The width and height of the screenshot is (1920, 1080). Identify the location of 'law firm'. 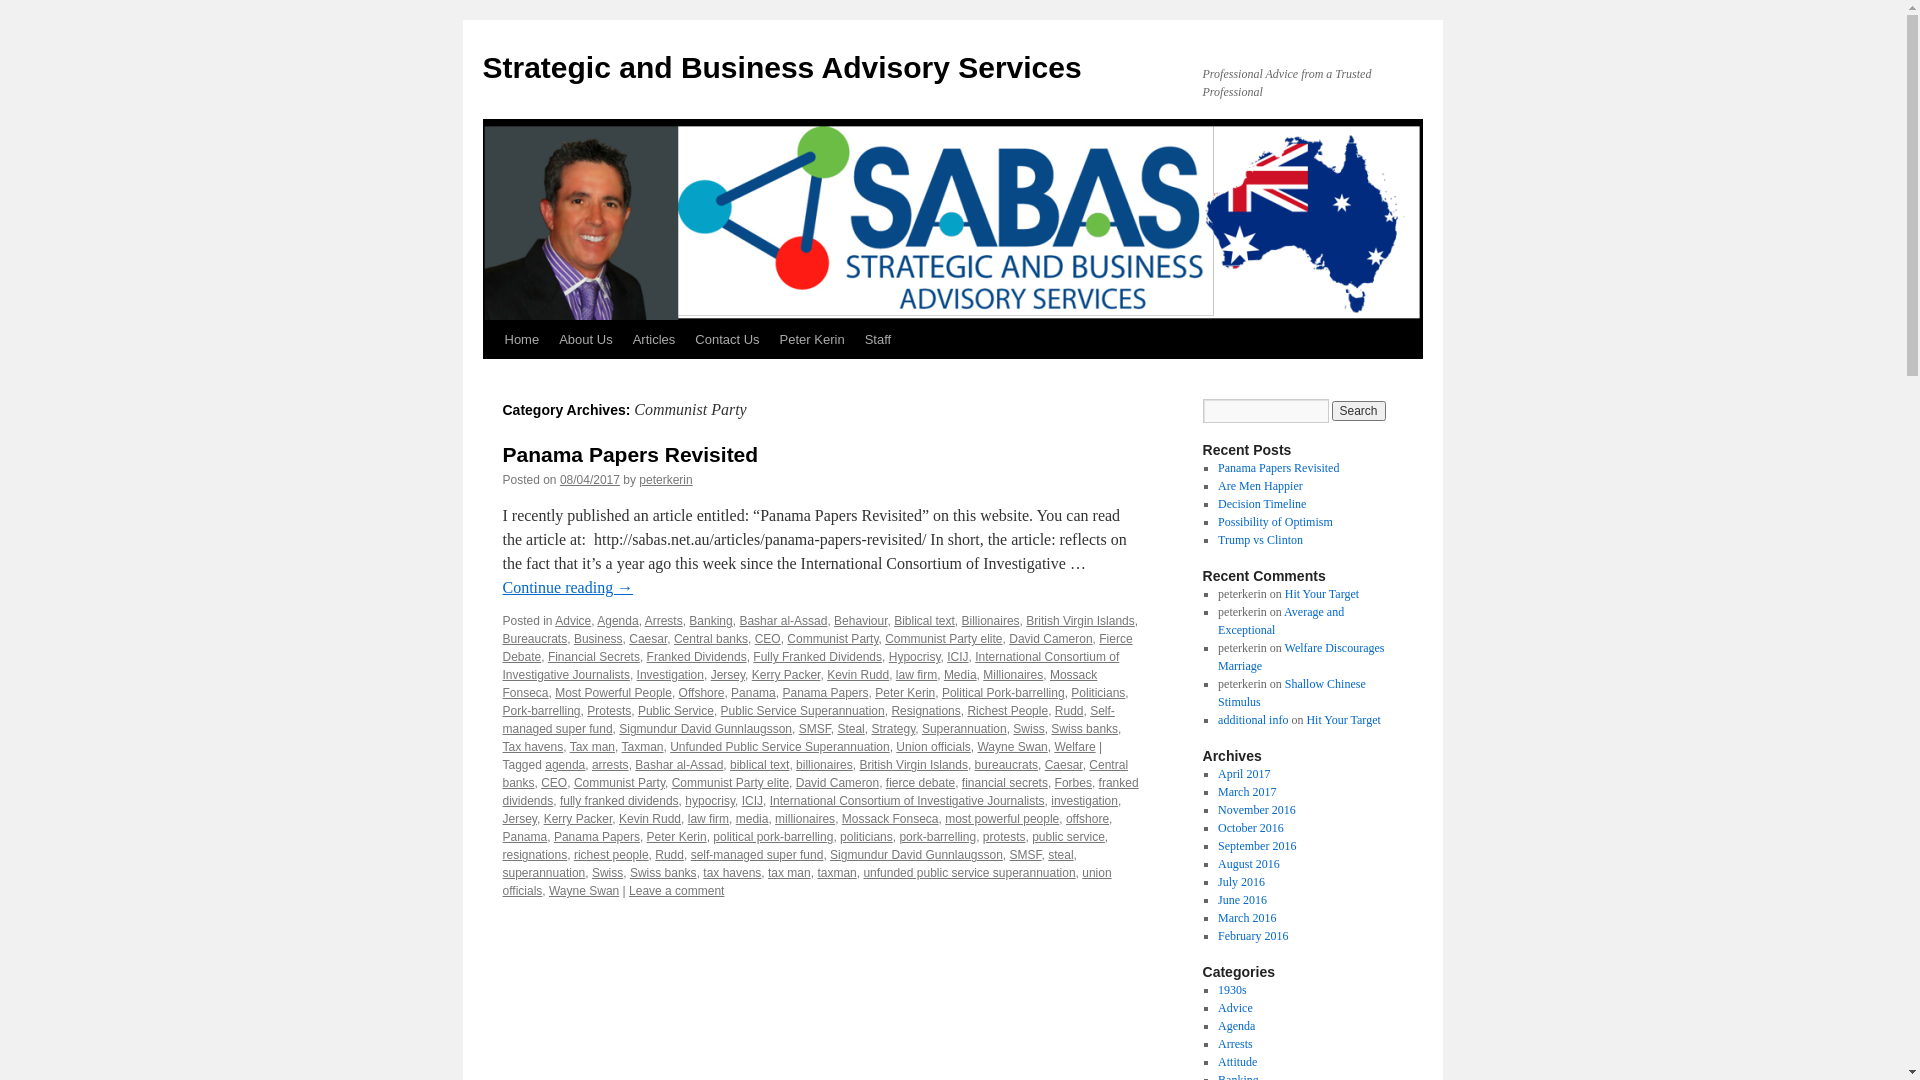
(708, 818).